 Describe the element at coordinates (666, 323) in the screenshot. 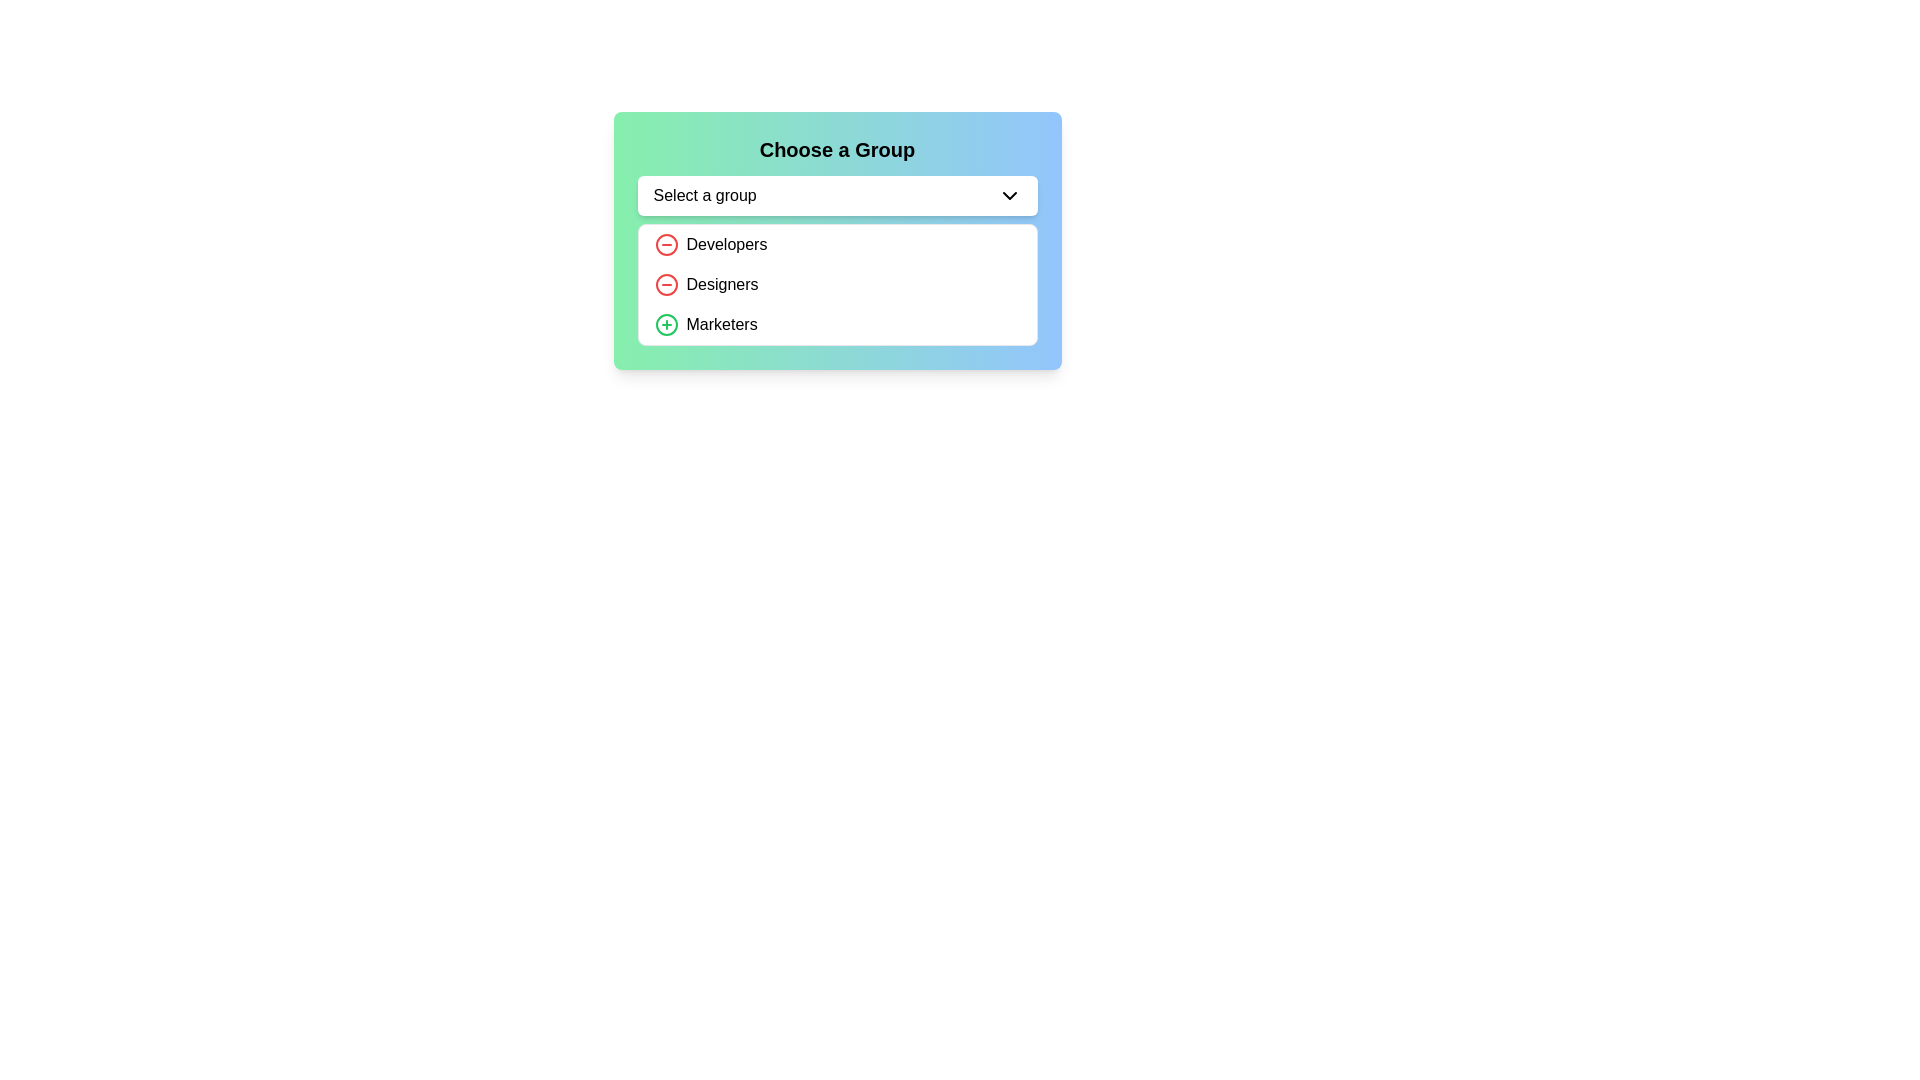

I see `the add icon button located to the left of the 'Marketers' text under the 'Choose a Group' heading` at that location.